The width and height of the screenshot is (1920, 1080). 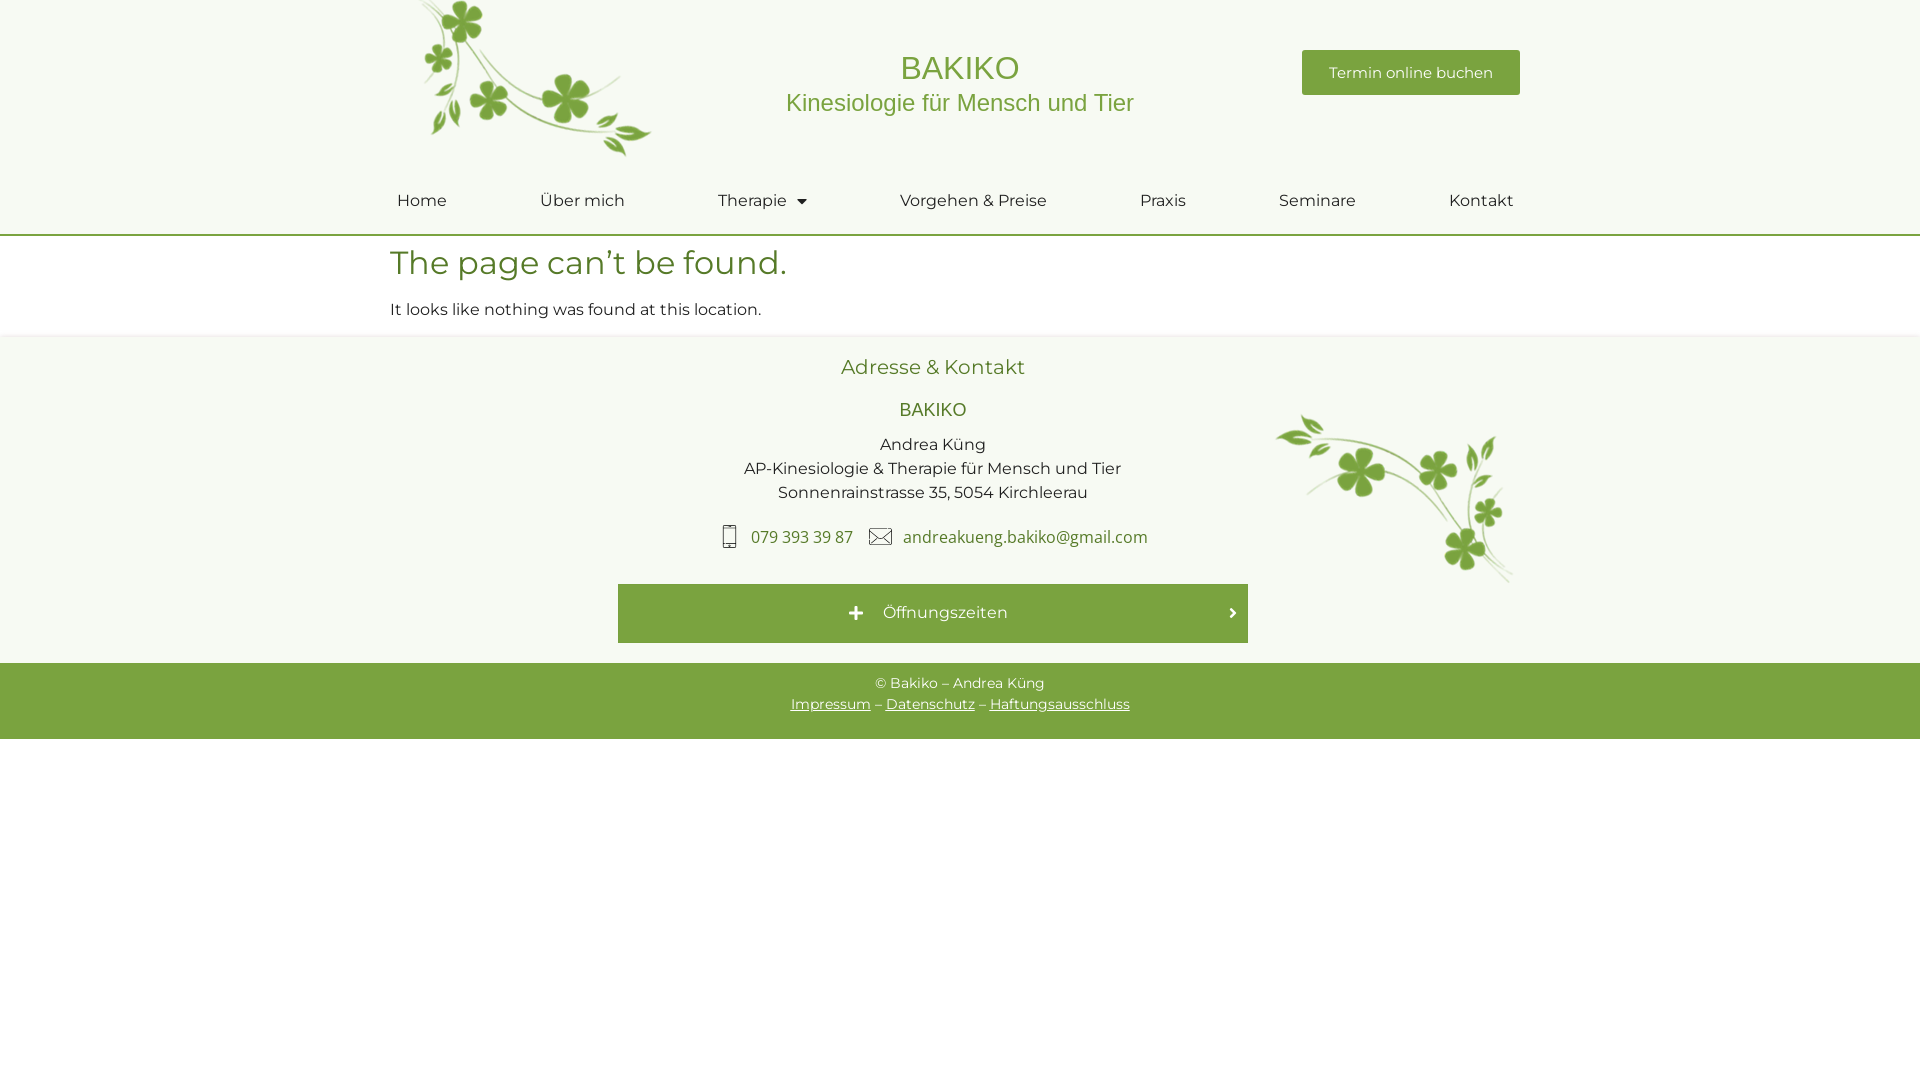 I want to click on 'Home', so click(x=420, y=200).